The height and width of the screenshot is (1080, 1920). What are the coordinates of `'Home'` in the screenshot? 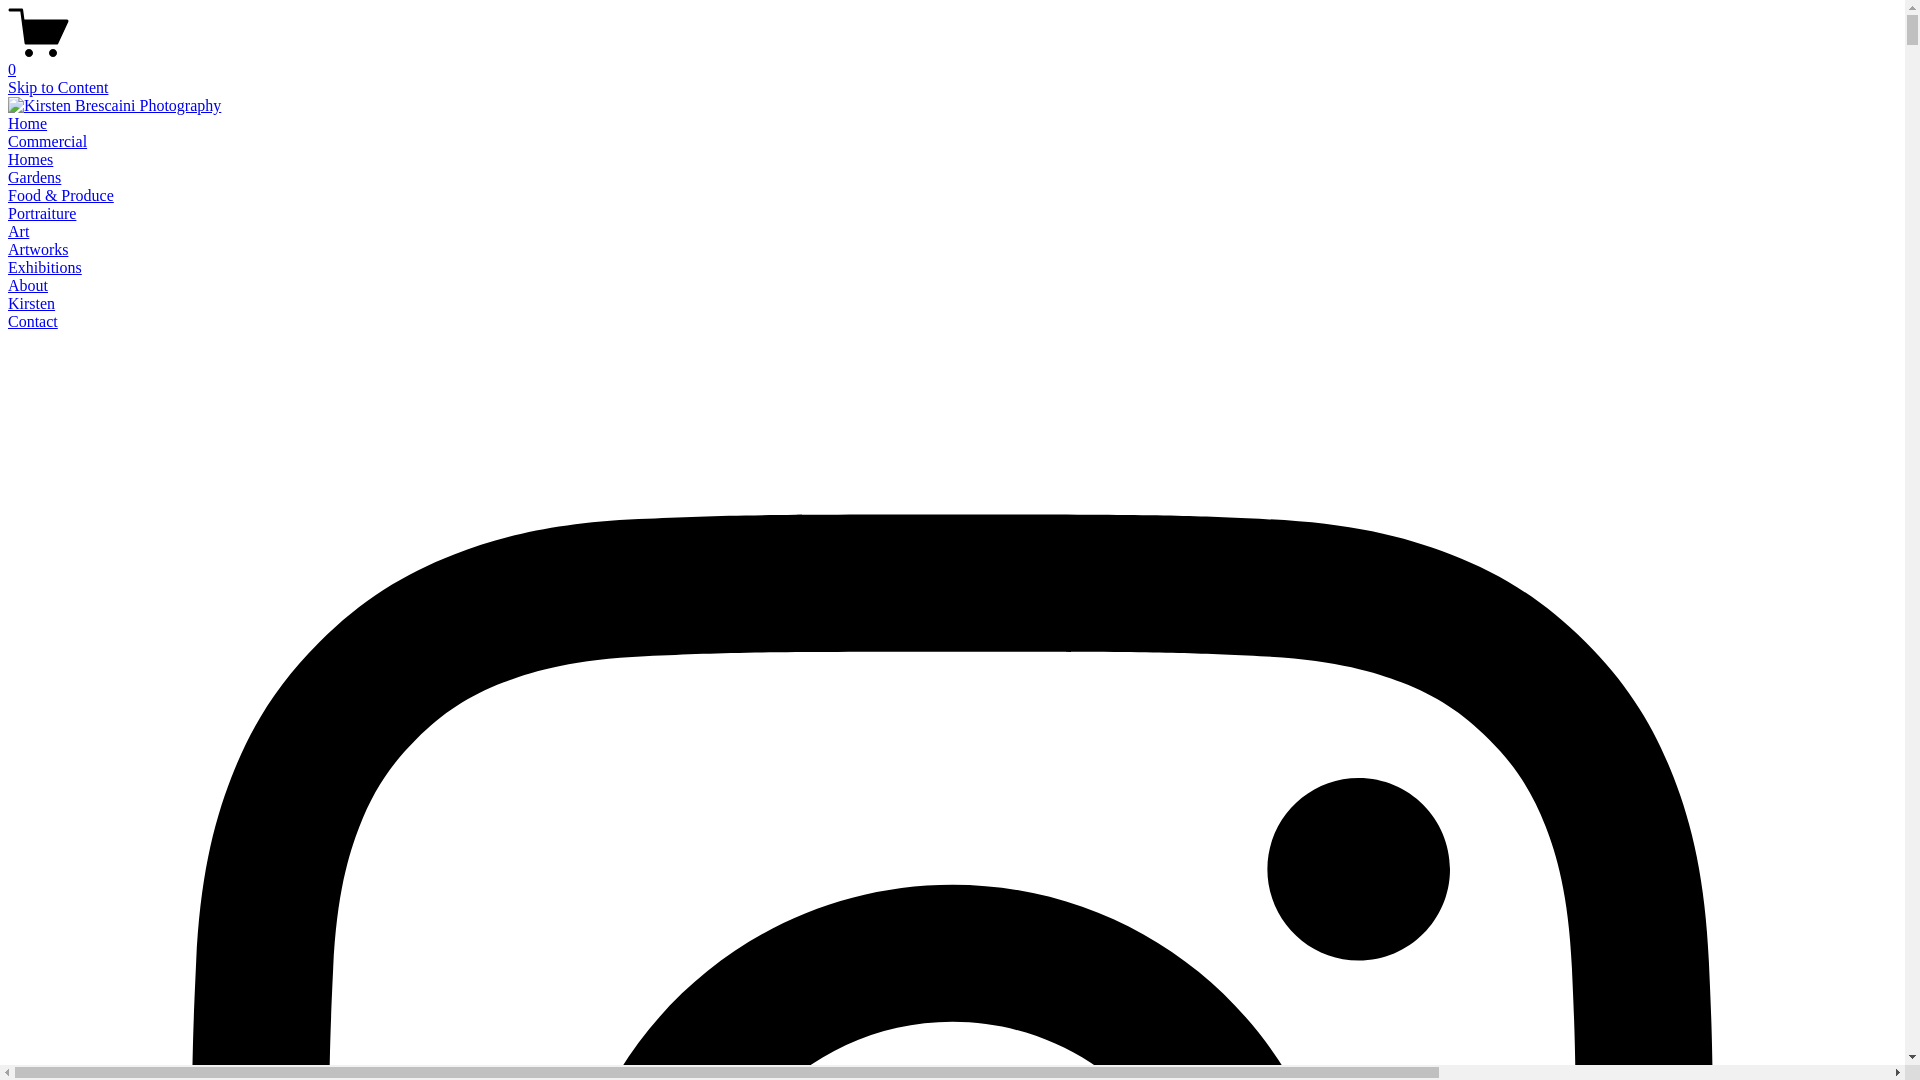 It's located at (27, 123).